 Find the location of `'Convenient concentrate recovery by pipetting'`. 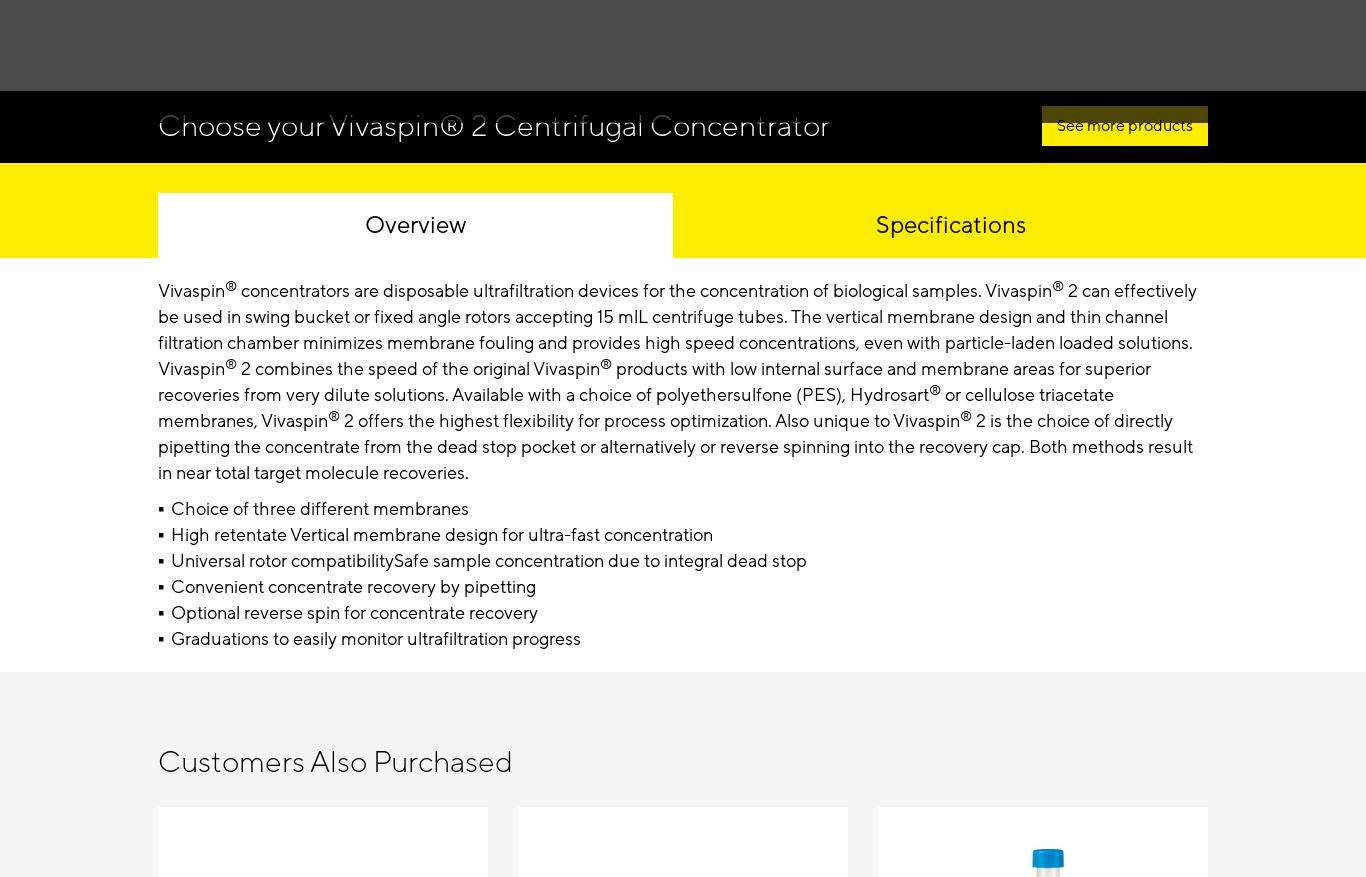

'Convenient concentrate recovery by pipetting' is located at coordinates (351, 585).